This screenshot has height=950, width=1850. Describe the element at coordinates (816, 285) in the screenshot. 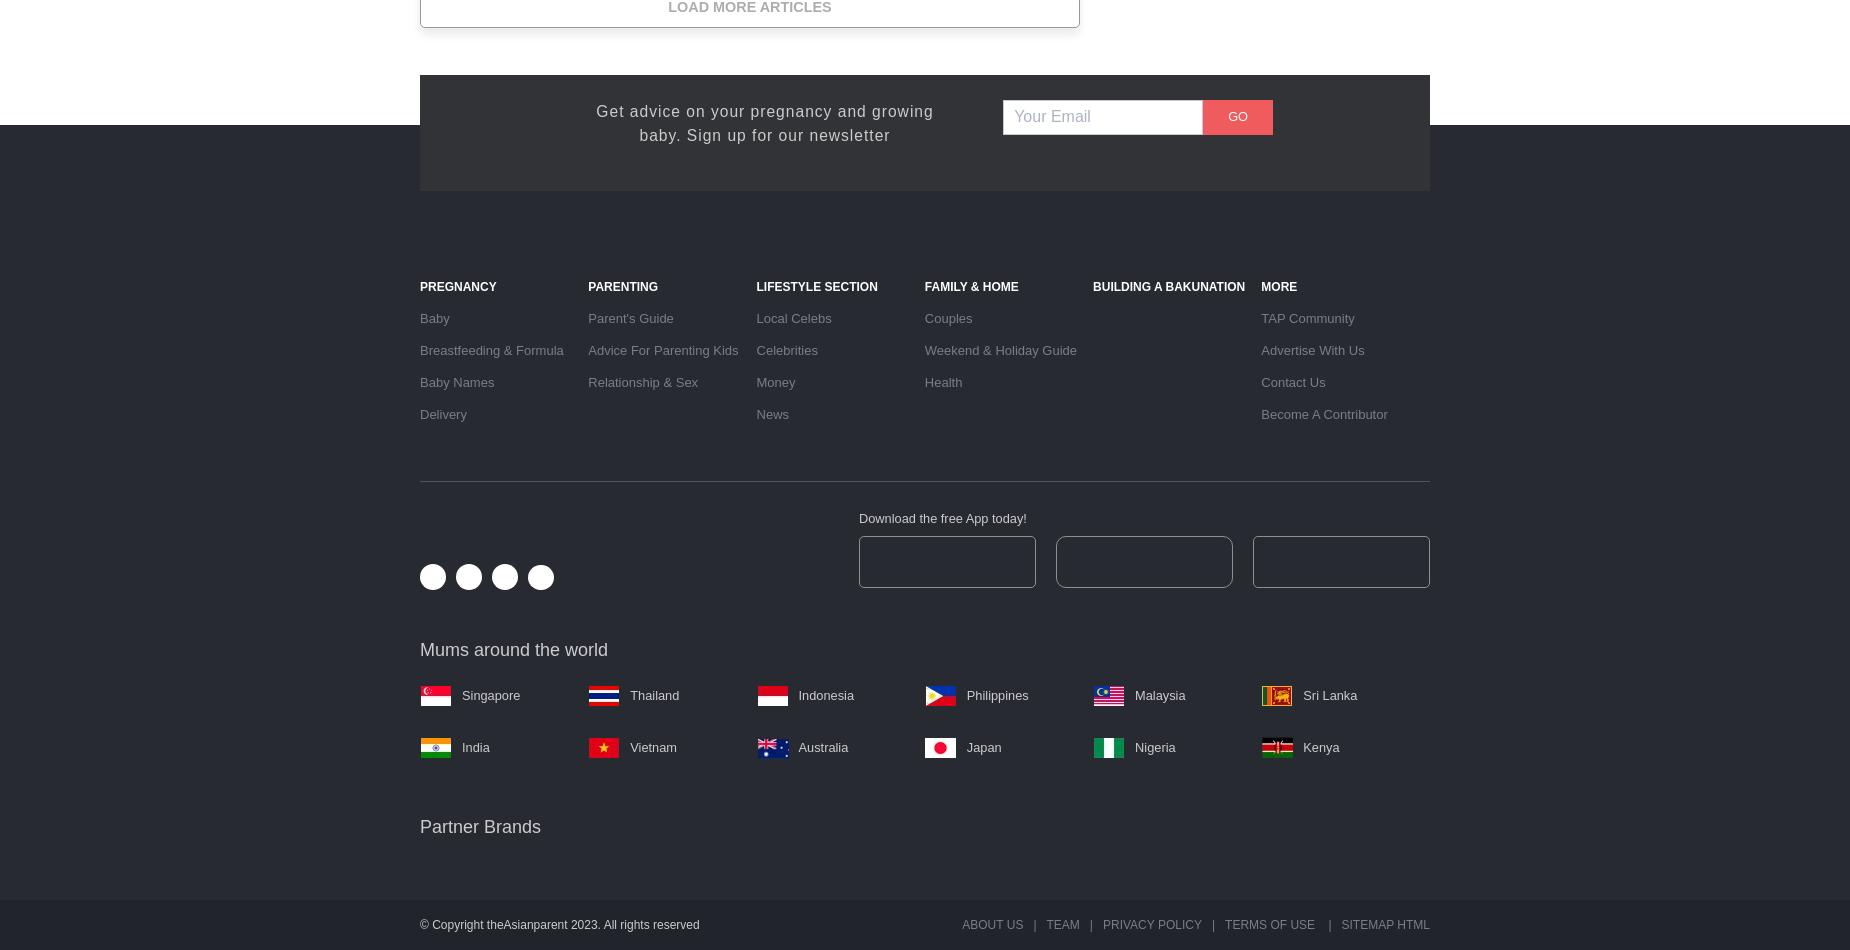

I see `'Lifestyle Section'` at that location.